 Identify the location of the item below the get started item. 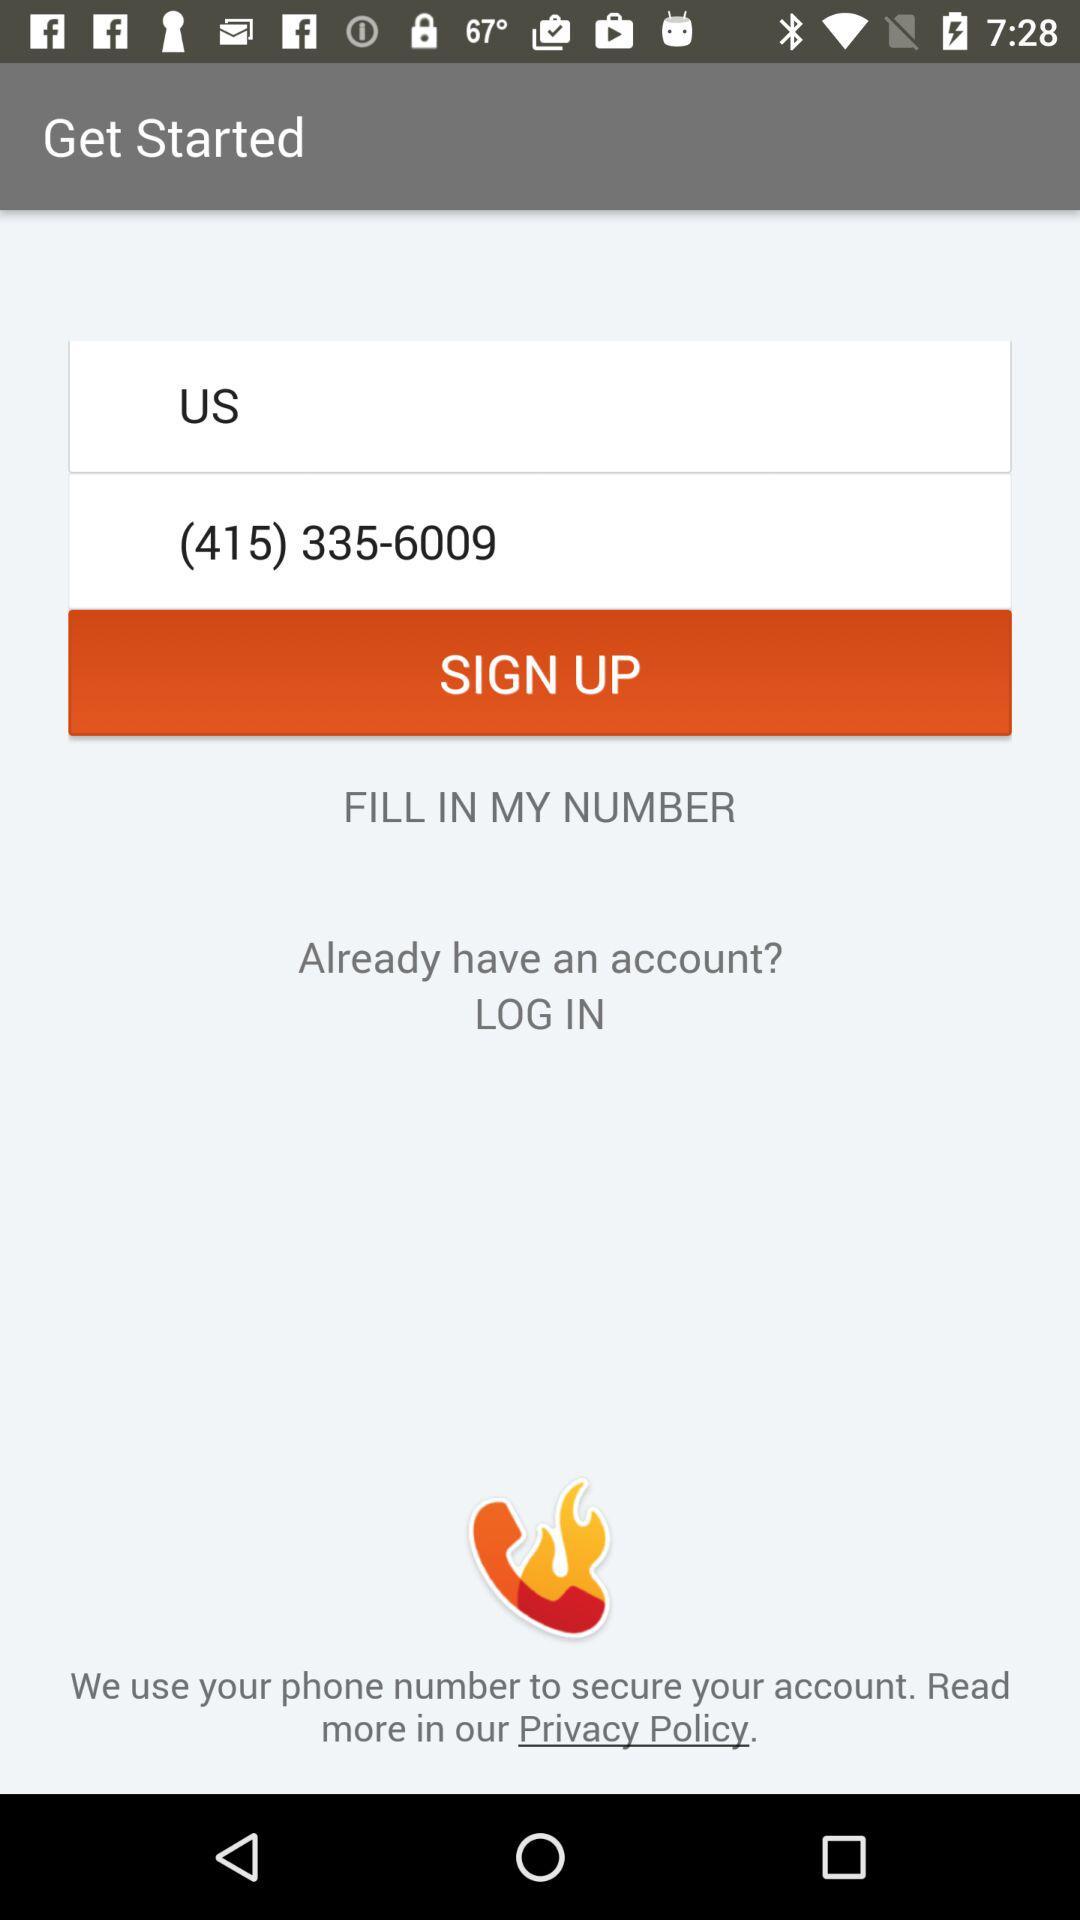
(540, 403).